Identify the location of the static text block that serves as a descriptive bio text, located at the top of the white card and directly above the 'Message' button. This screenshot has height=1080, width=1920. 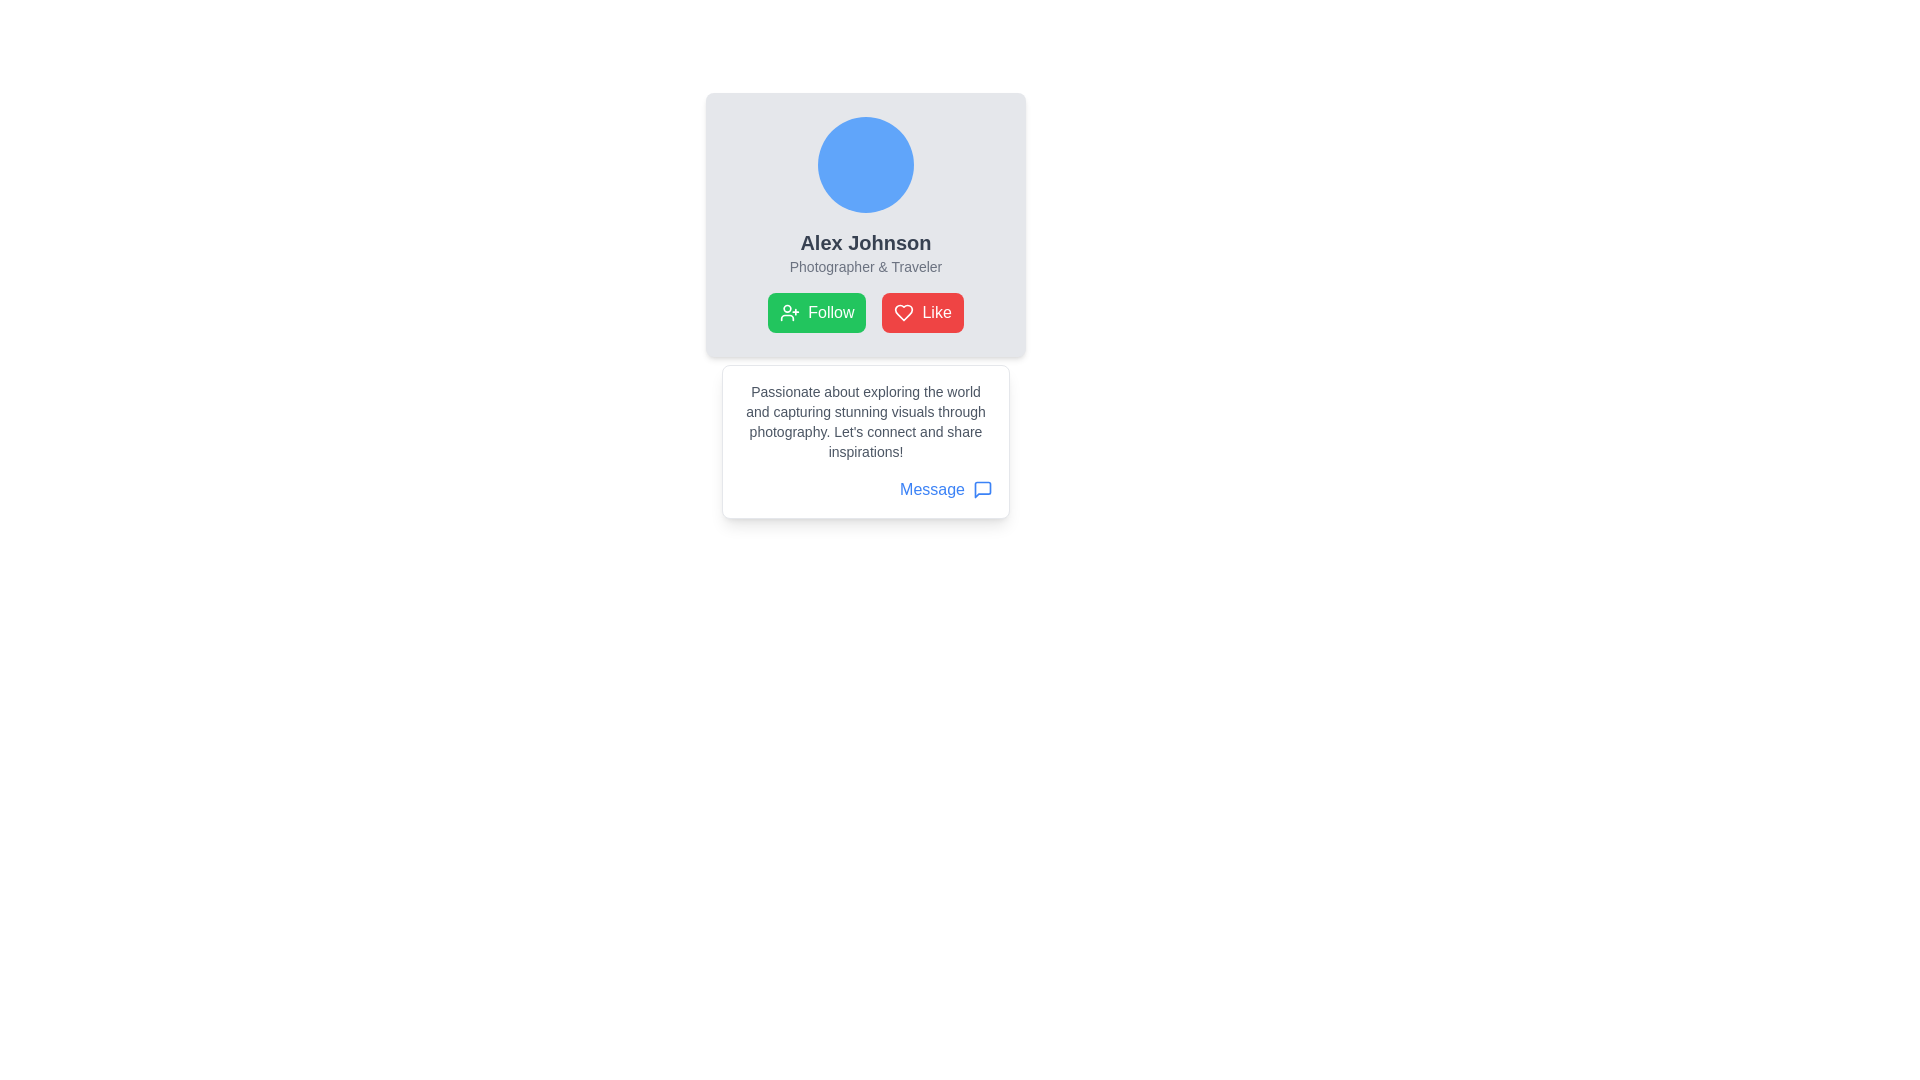
(865, 420).